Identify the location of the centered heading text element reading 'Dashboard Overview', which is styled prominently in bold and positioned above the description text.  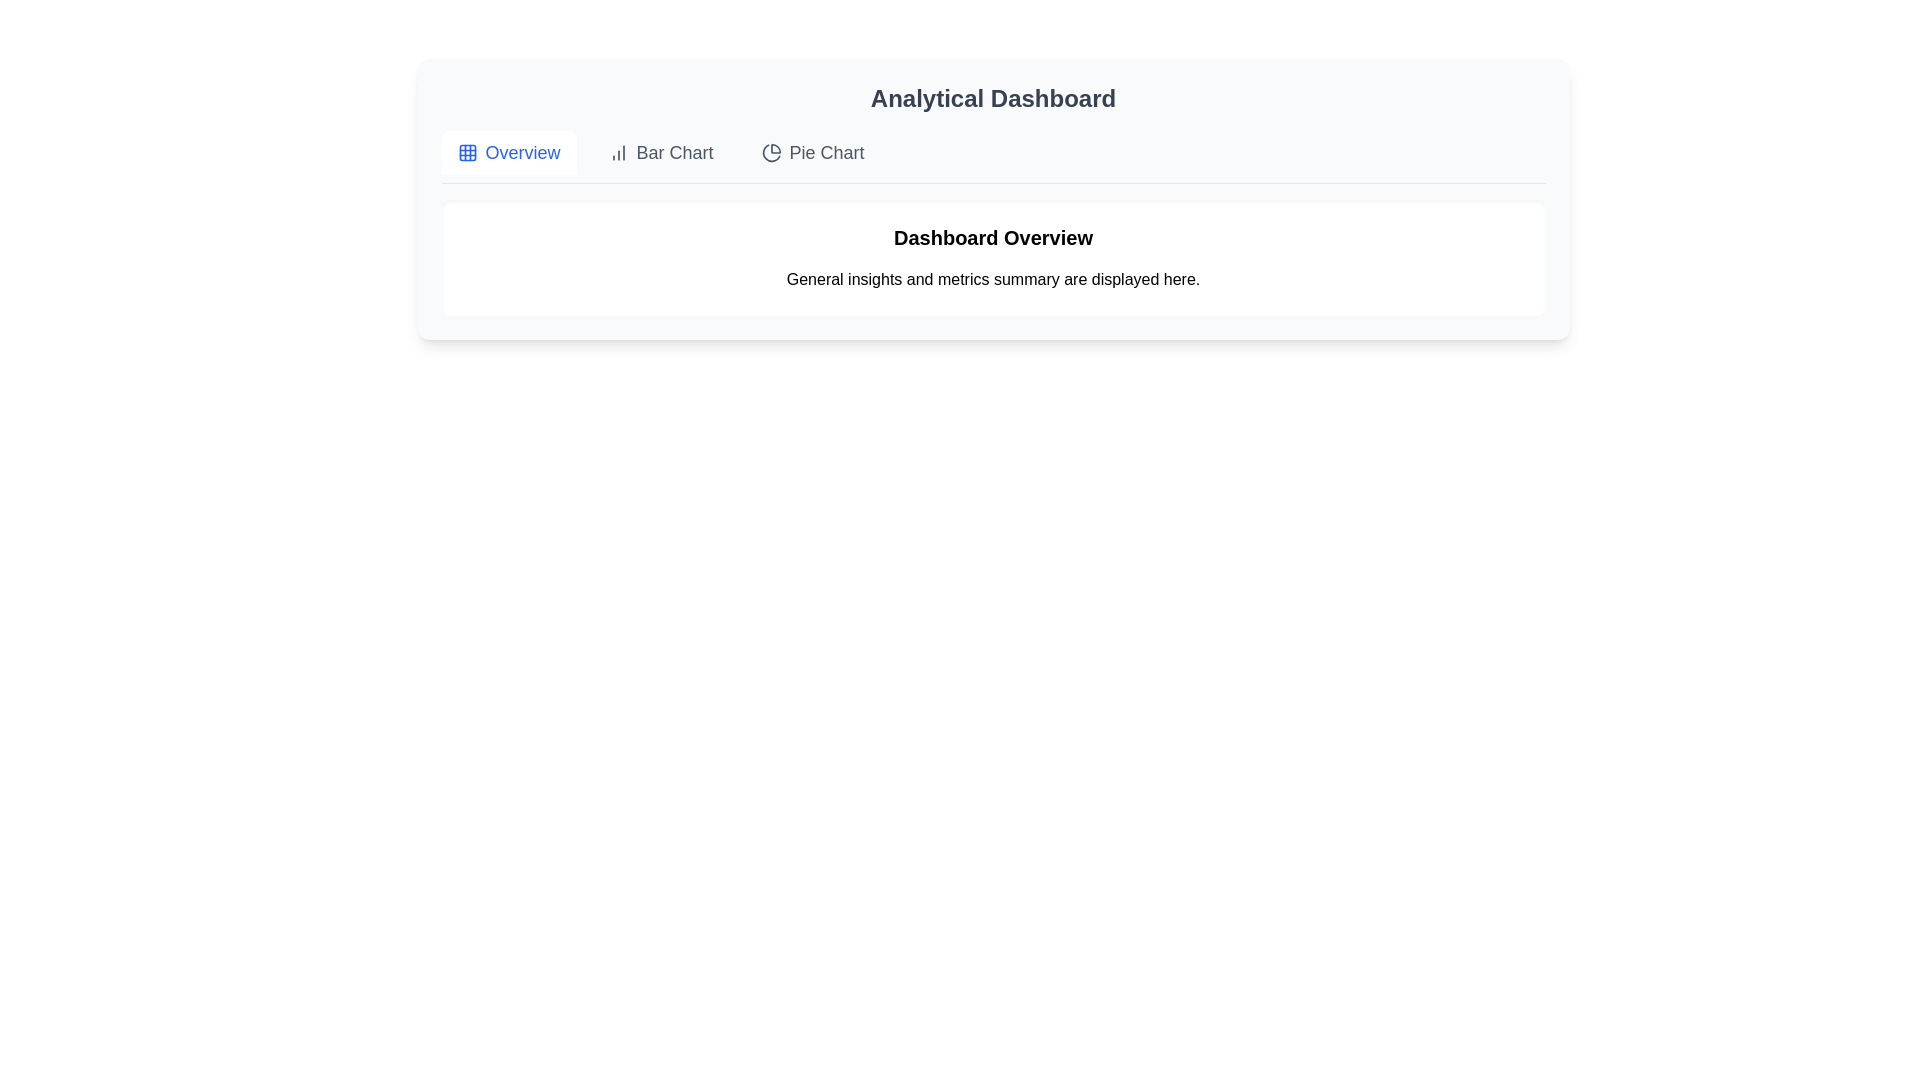
(993, 237).